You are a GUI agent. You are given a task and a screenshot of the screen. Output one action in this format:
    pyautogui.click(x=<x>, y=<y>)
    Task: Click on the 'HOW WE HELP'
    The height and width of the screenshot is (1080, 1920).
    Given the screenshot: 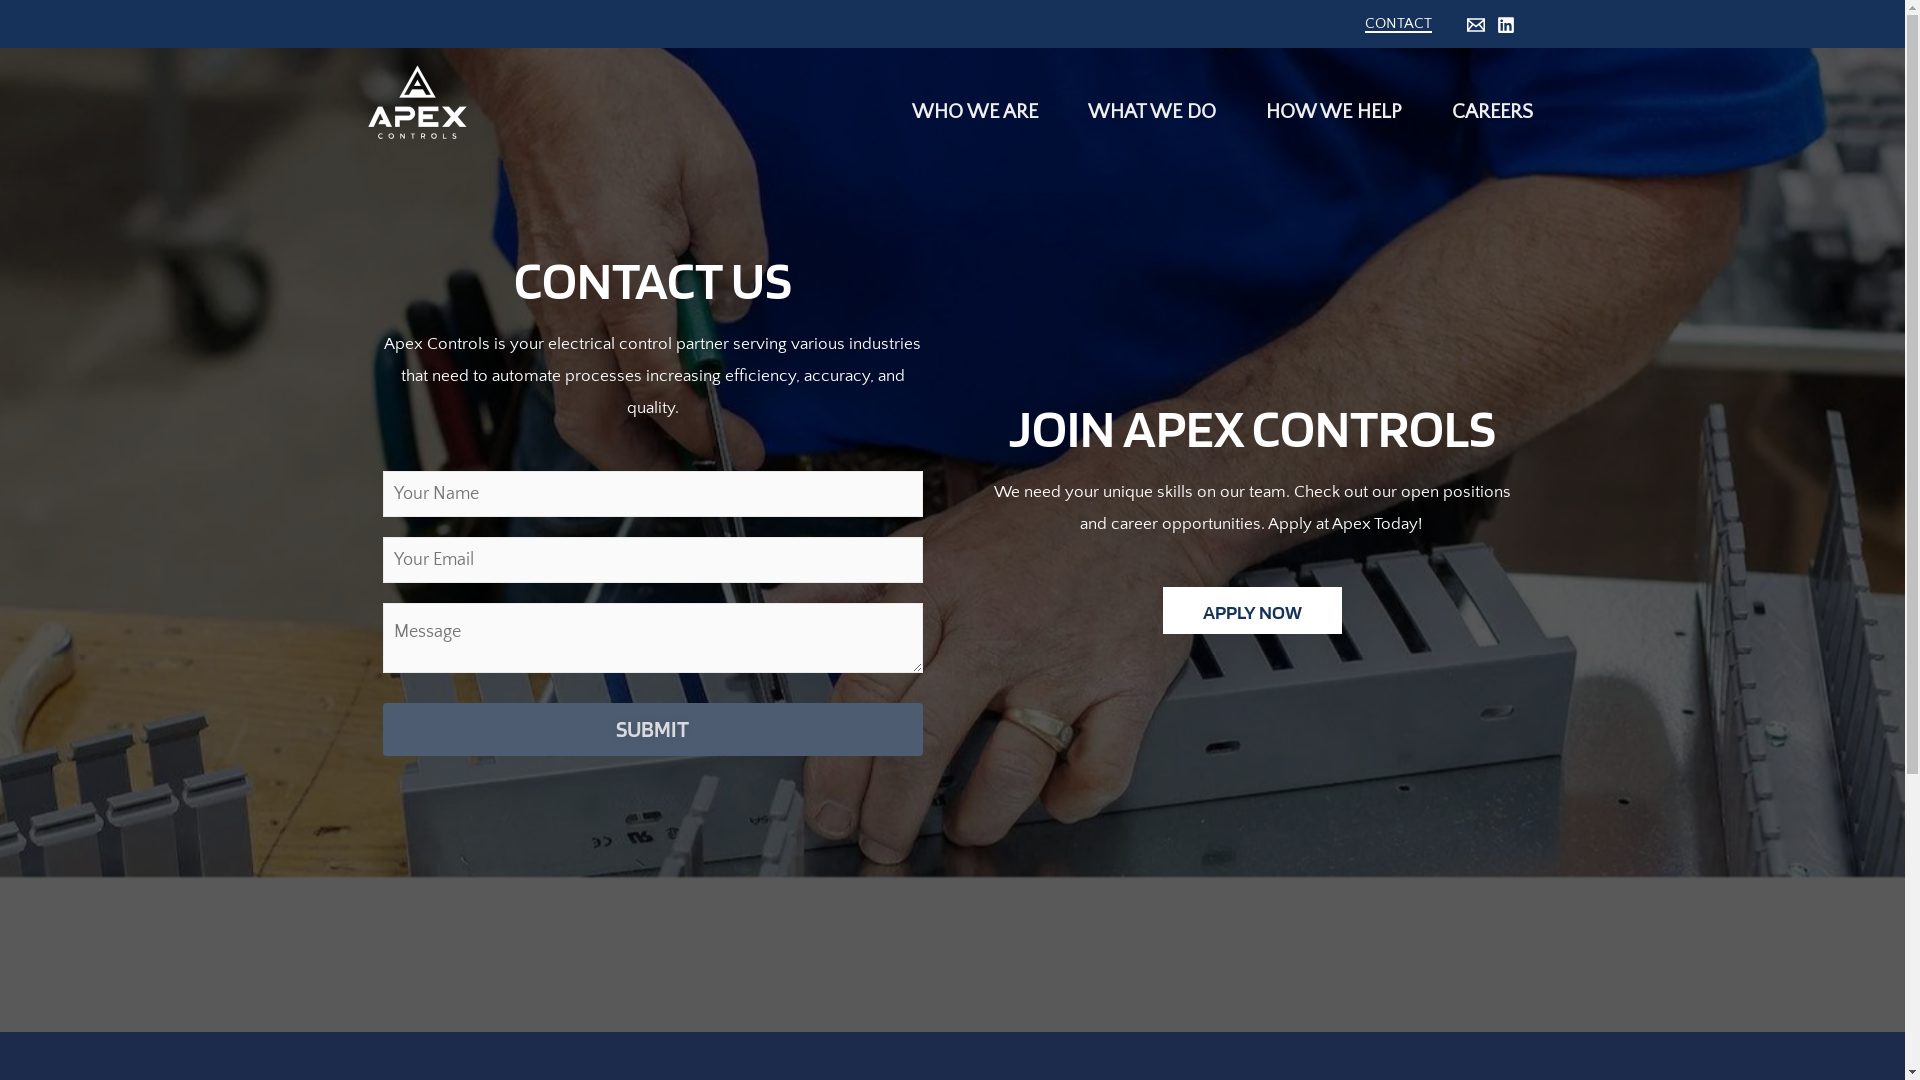 What is the action you would take?
    pyautogui.click(x=1329, y=101)
    